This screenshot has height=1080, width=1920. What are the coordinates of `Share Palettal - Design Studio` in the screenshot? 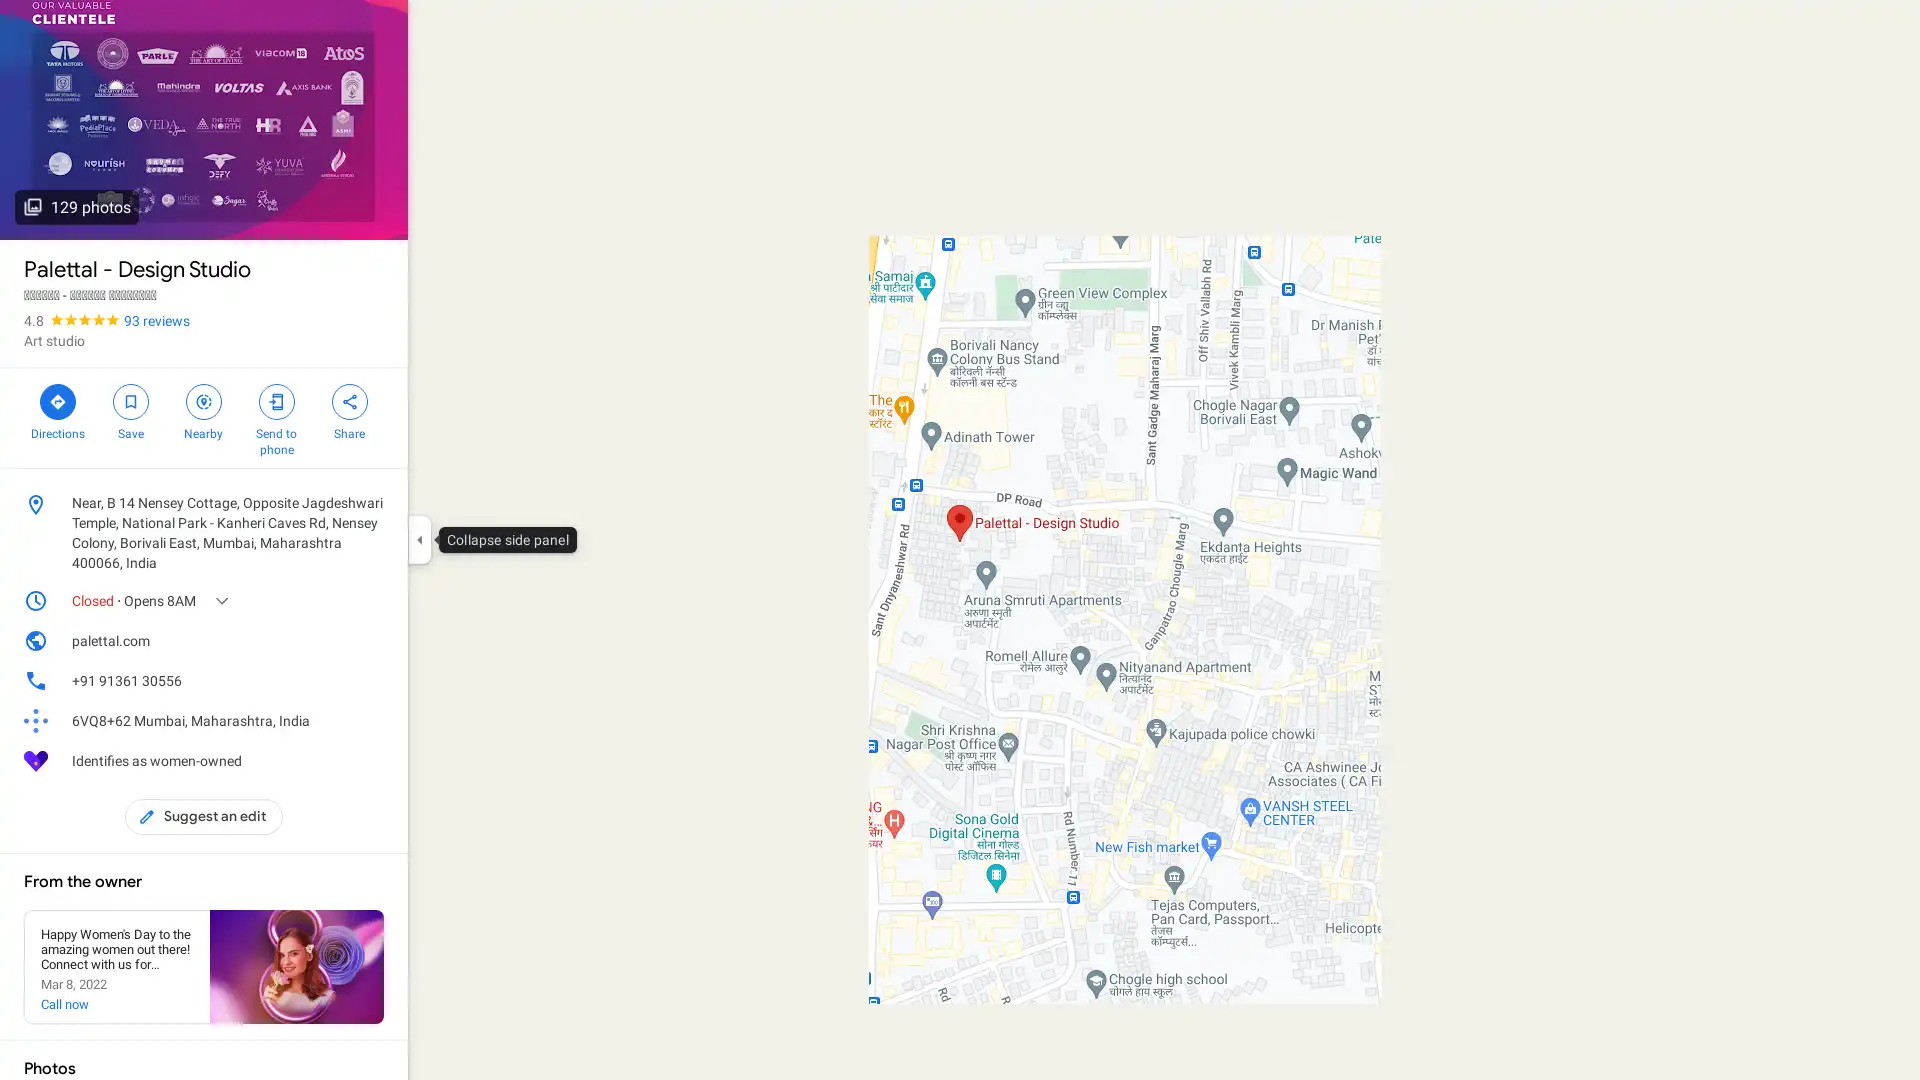 It's located at (349, 408).